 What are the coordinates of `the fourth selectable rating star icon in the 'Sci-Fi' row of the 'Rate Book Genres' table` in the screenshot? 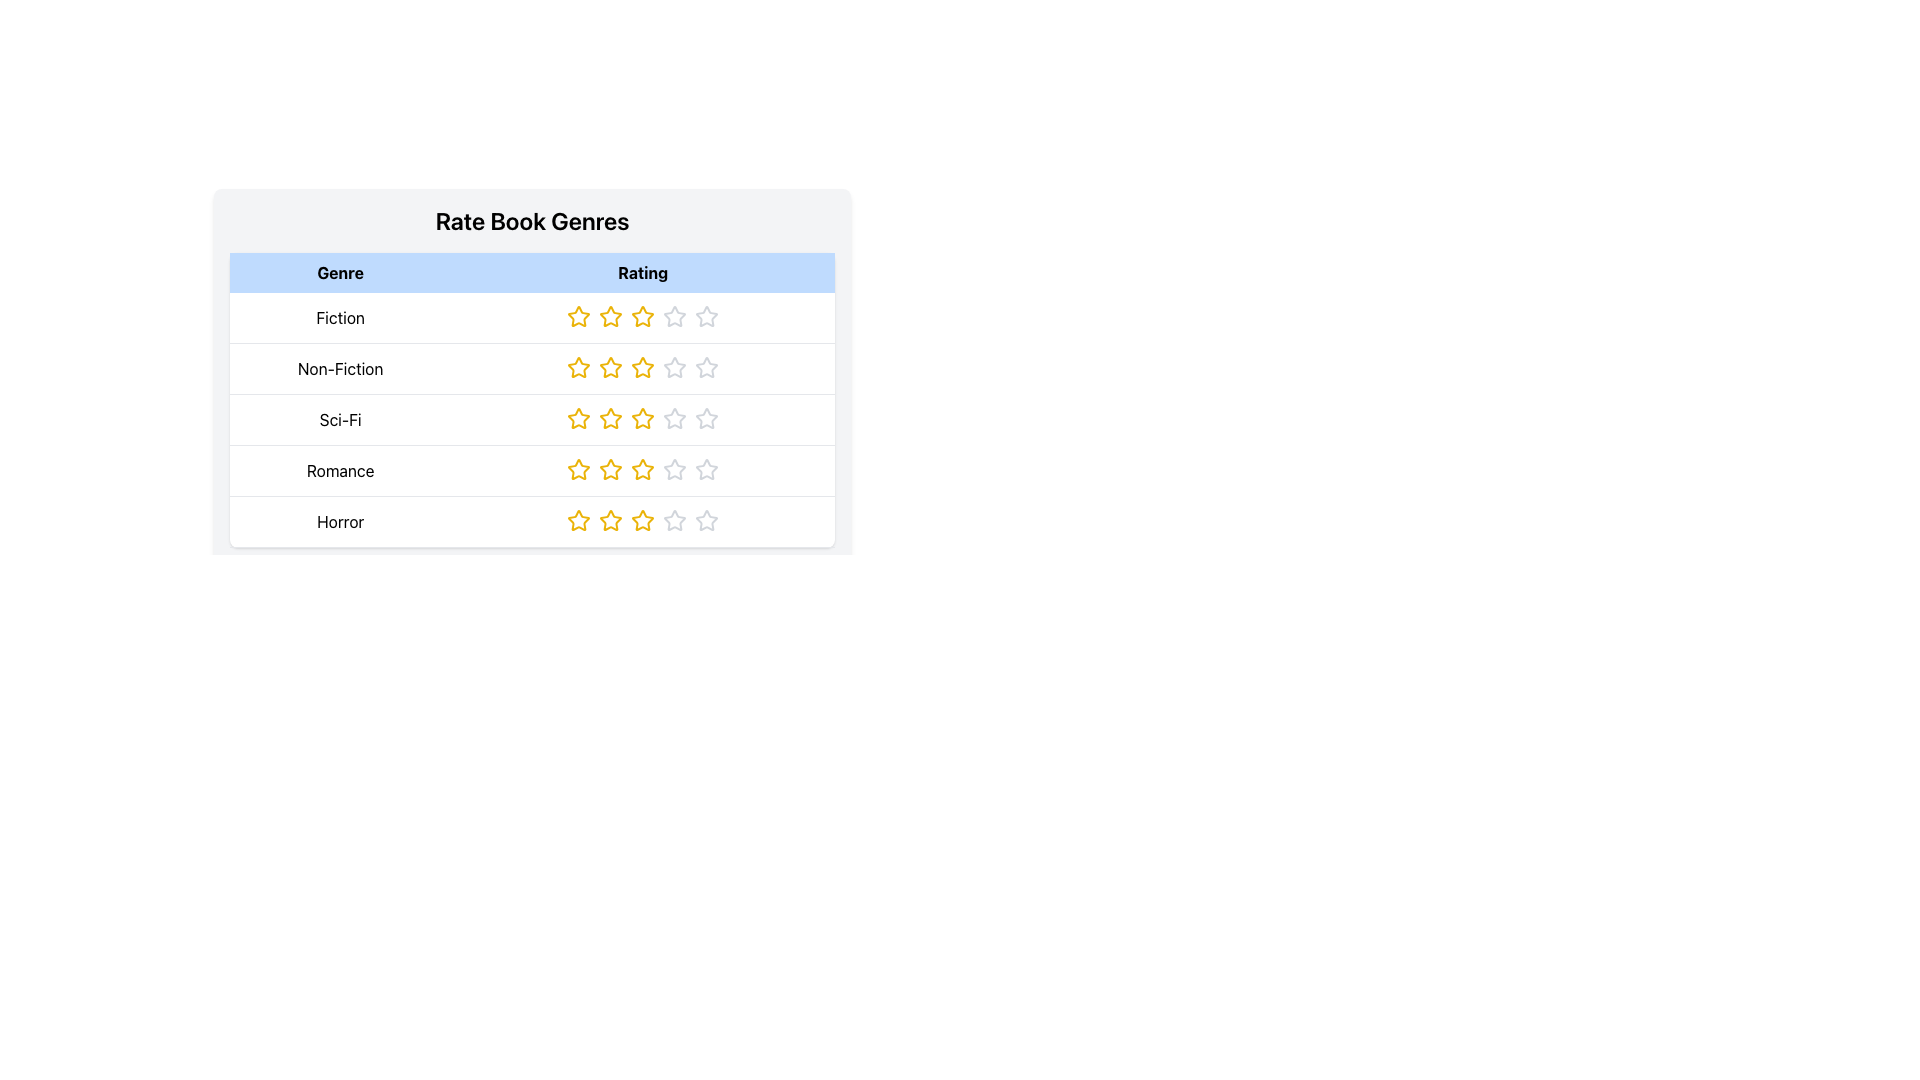 It's located at (675, 417).